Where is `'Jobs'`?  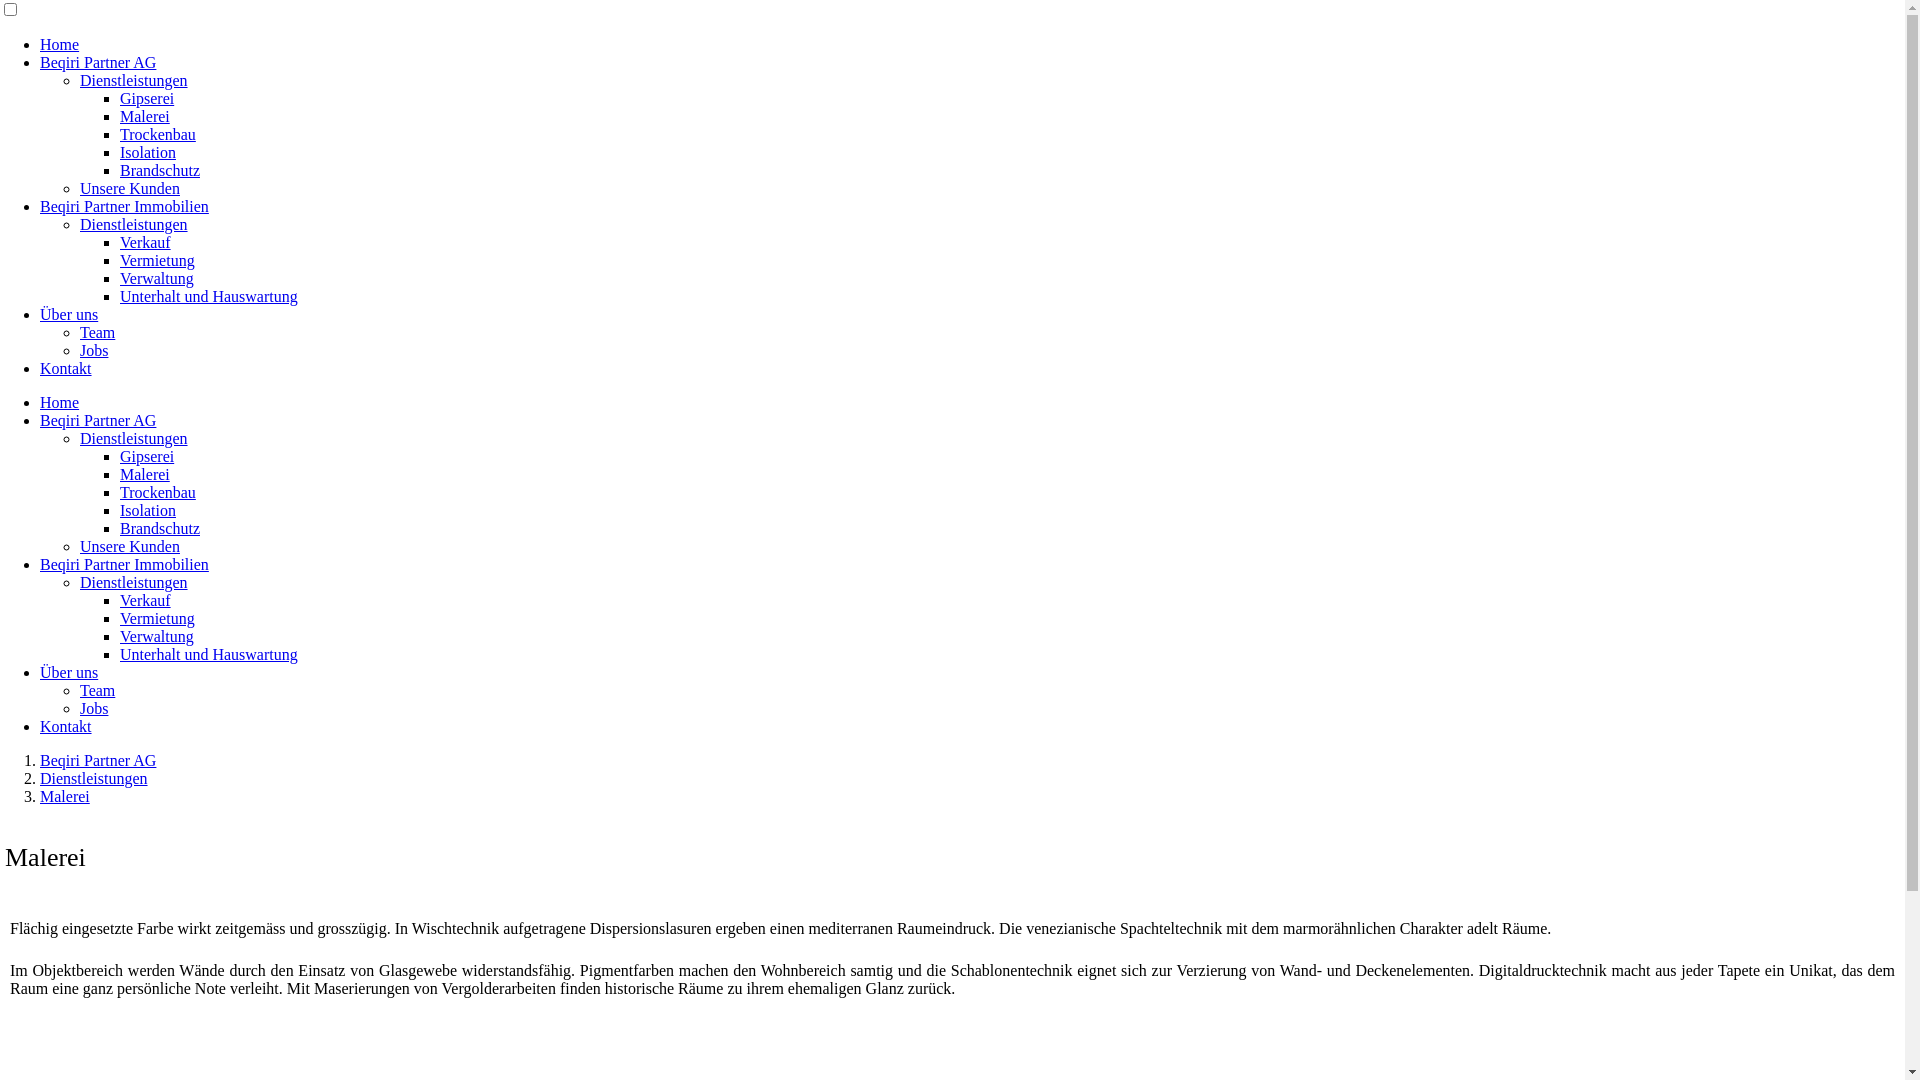 'Jobs' is located at coordinates (93, 349).